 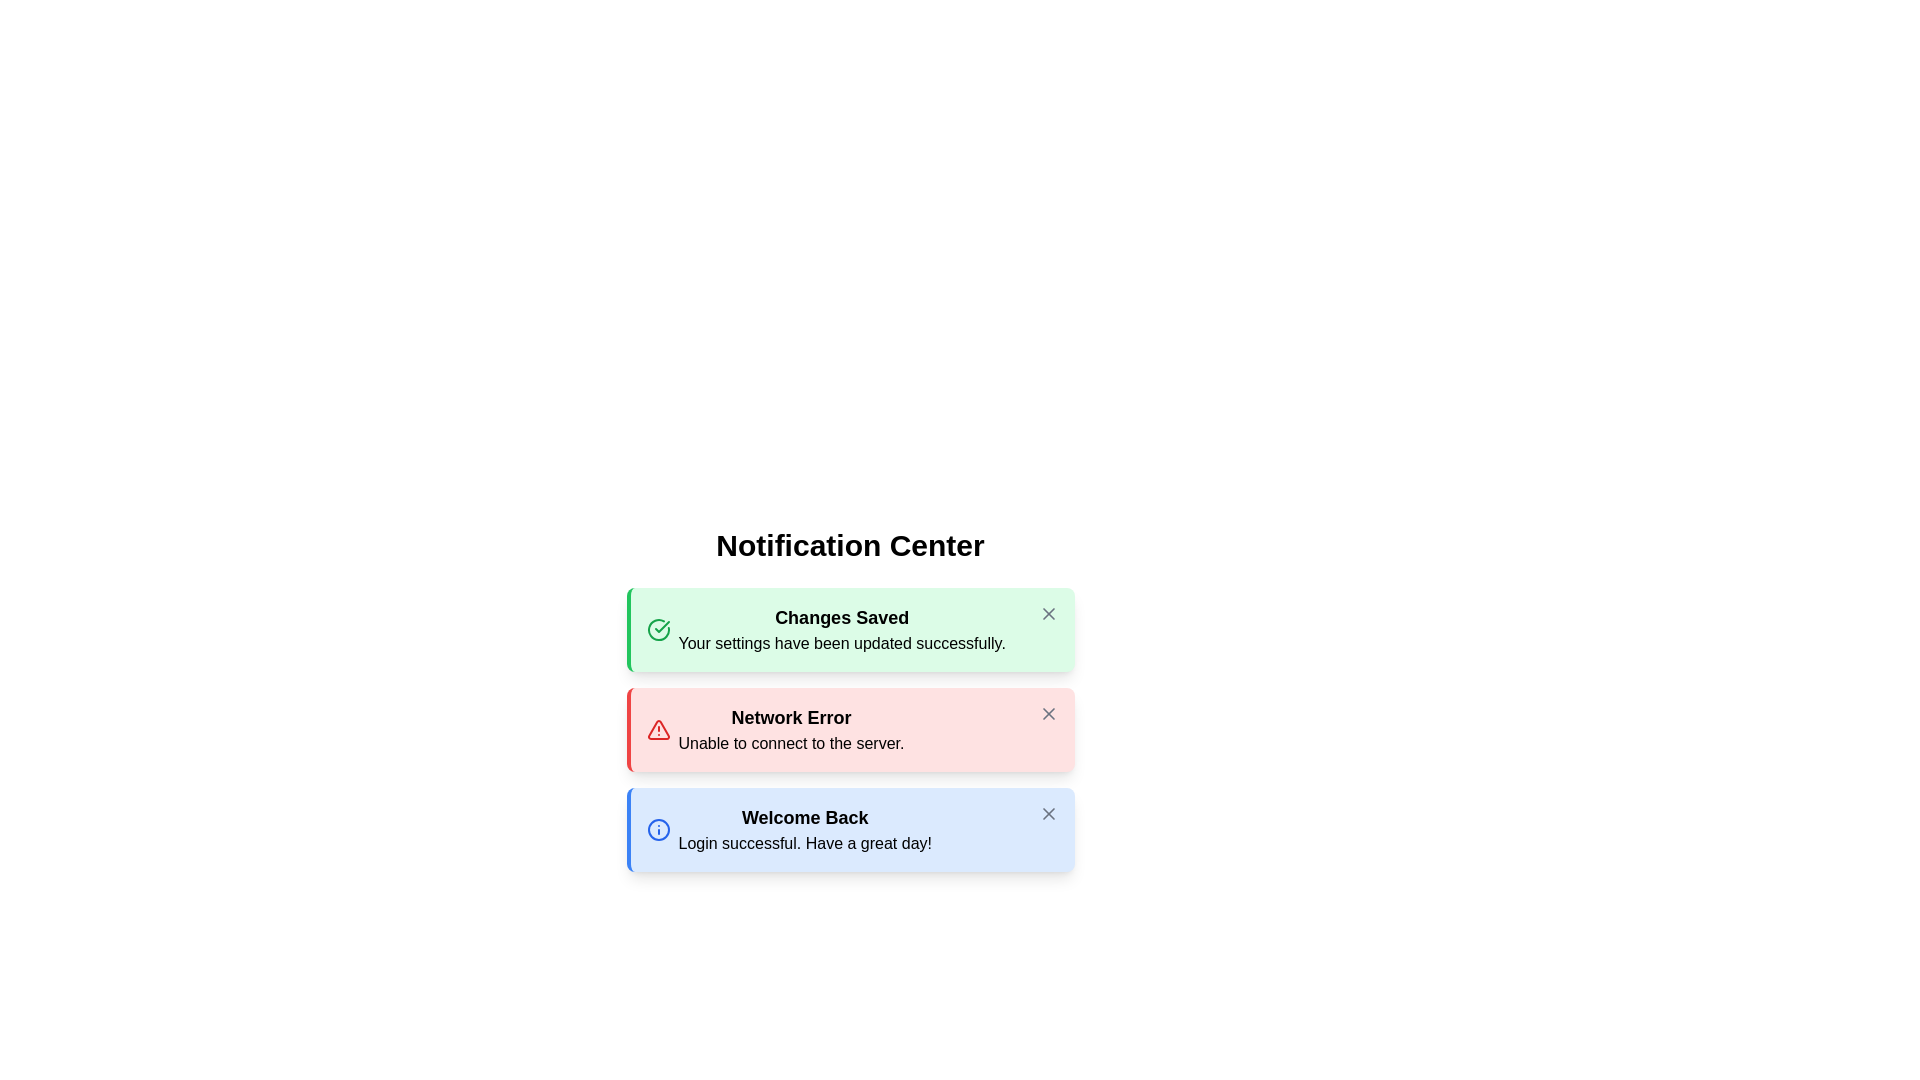 What do you see at coordinates (1047, 612) in the screenshot?
I see `the close button located in the upper-right corner of the green notification card labeled 'Changes Saved'` at bounding box center [1047, 612].